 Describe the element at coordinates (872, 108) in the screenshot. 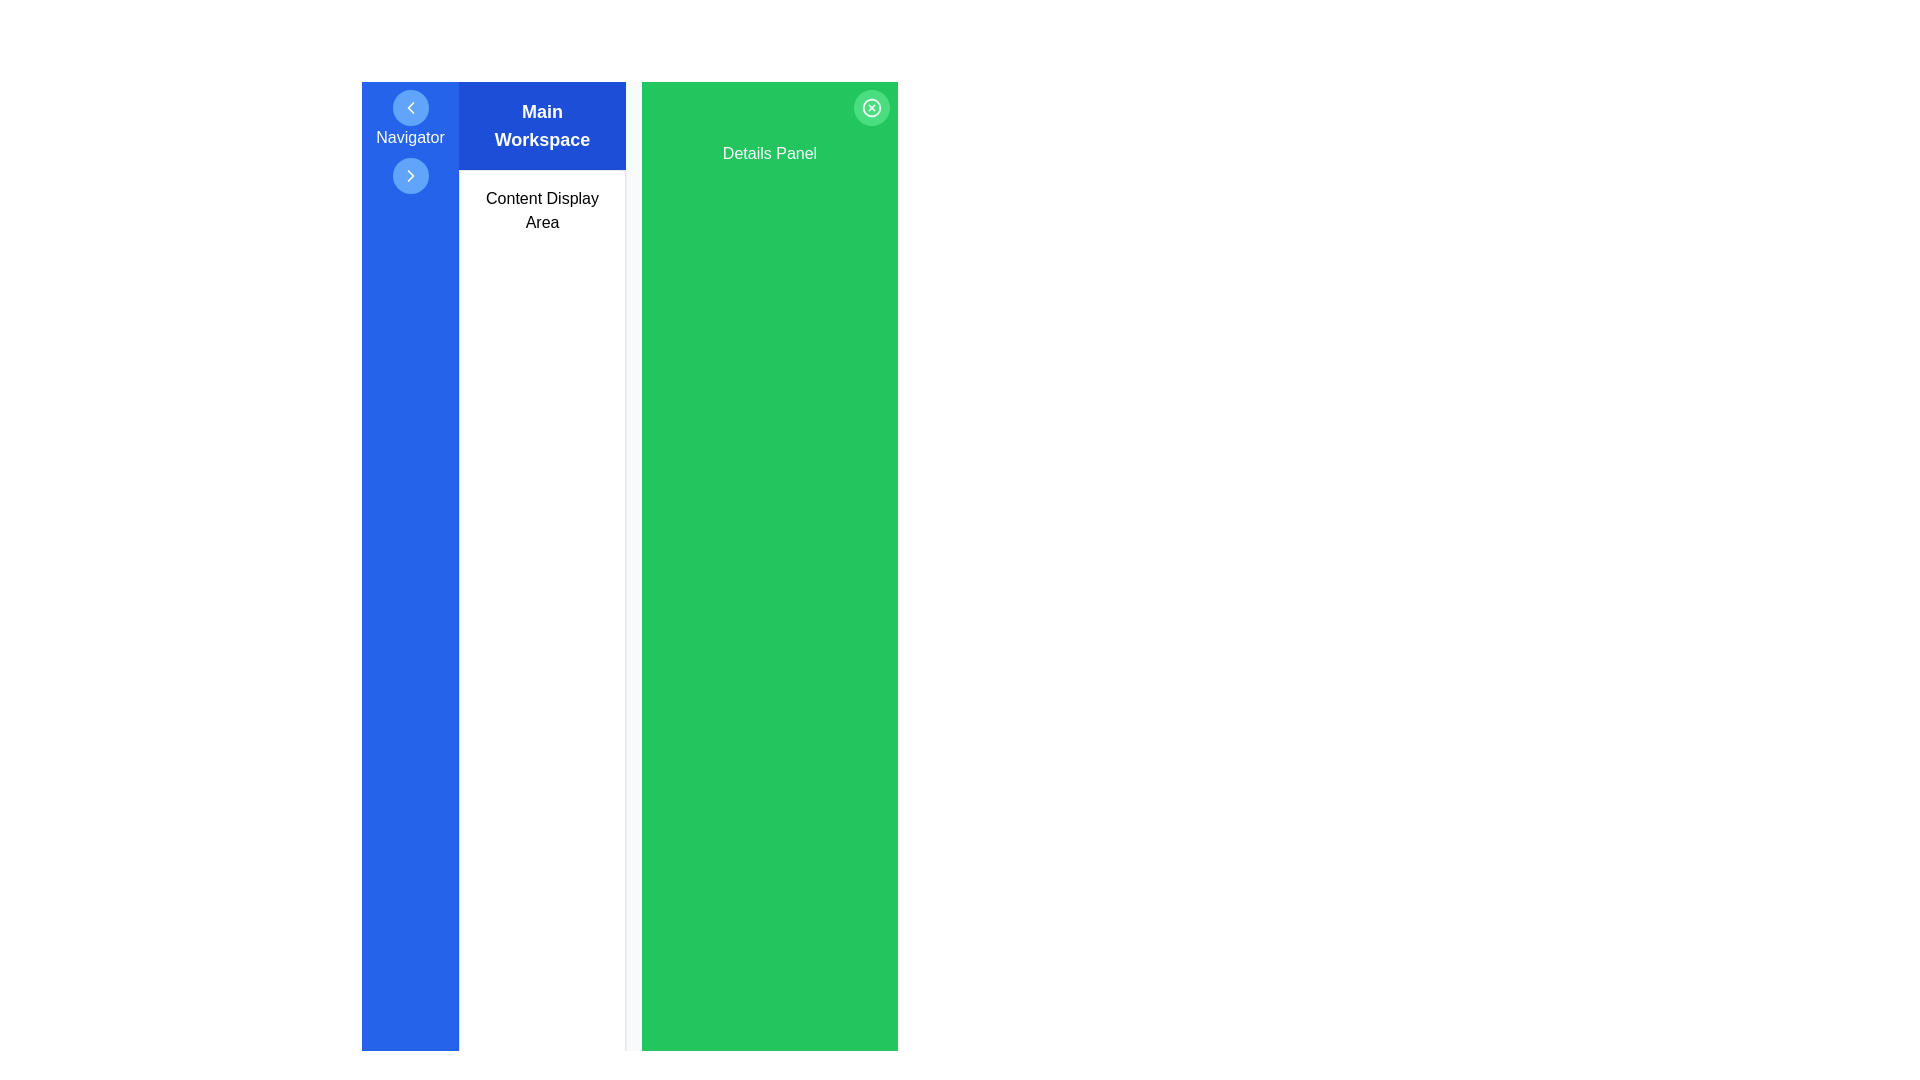

I see `the close button in the top-right corner of the green 'Details Panel'` at that location.